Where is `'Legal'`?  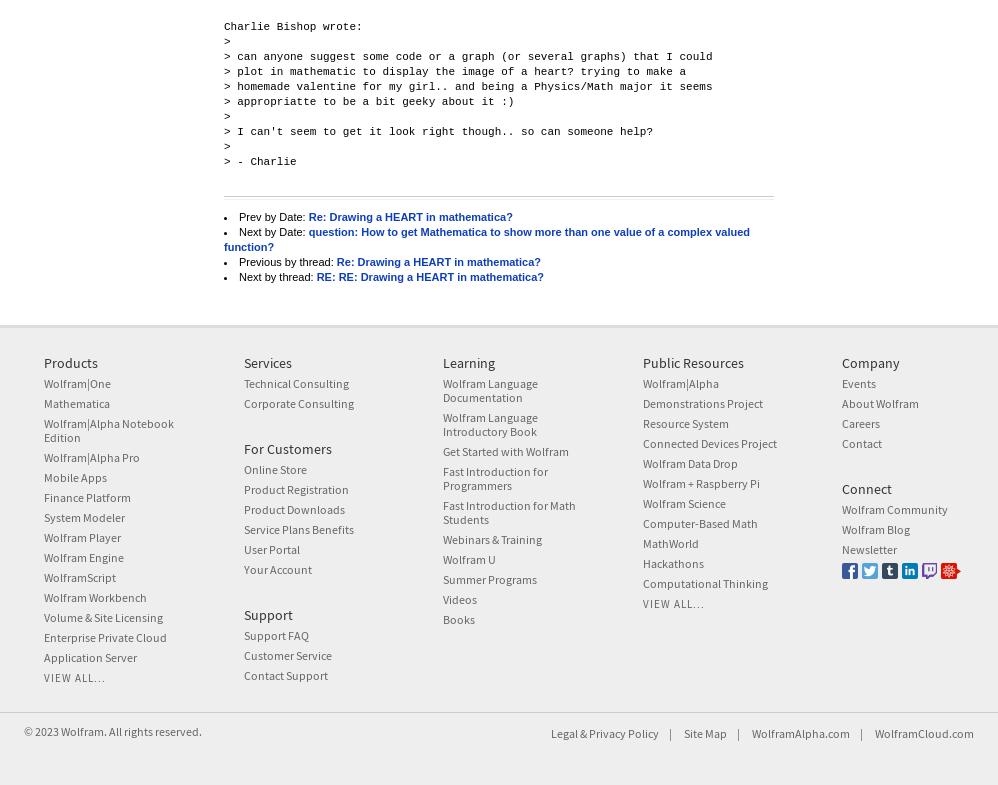
'Legal' is located at coordinates (563, 733).